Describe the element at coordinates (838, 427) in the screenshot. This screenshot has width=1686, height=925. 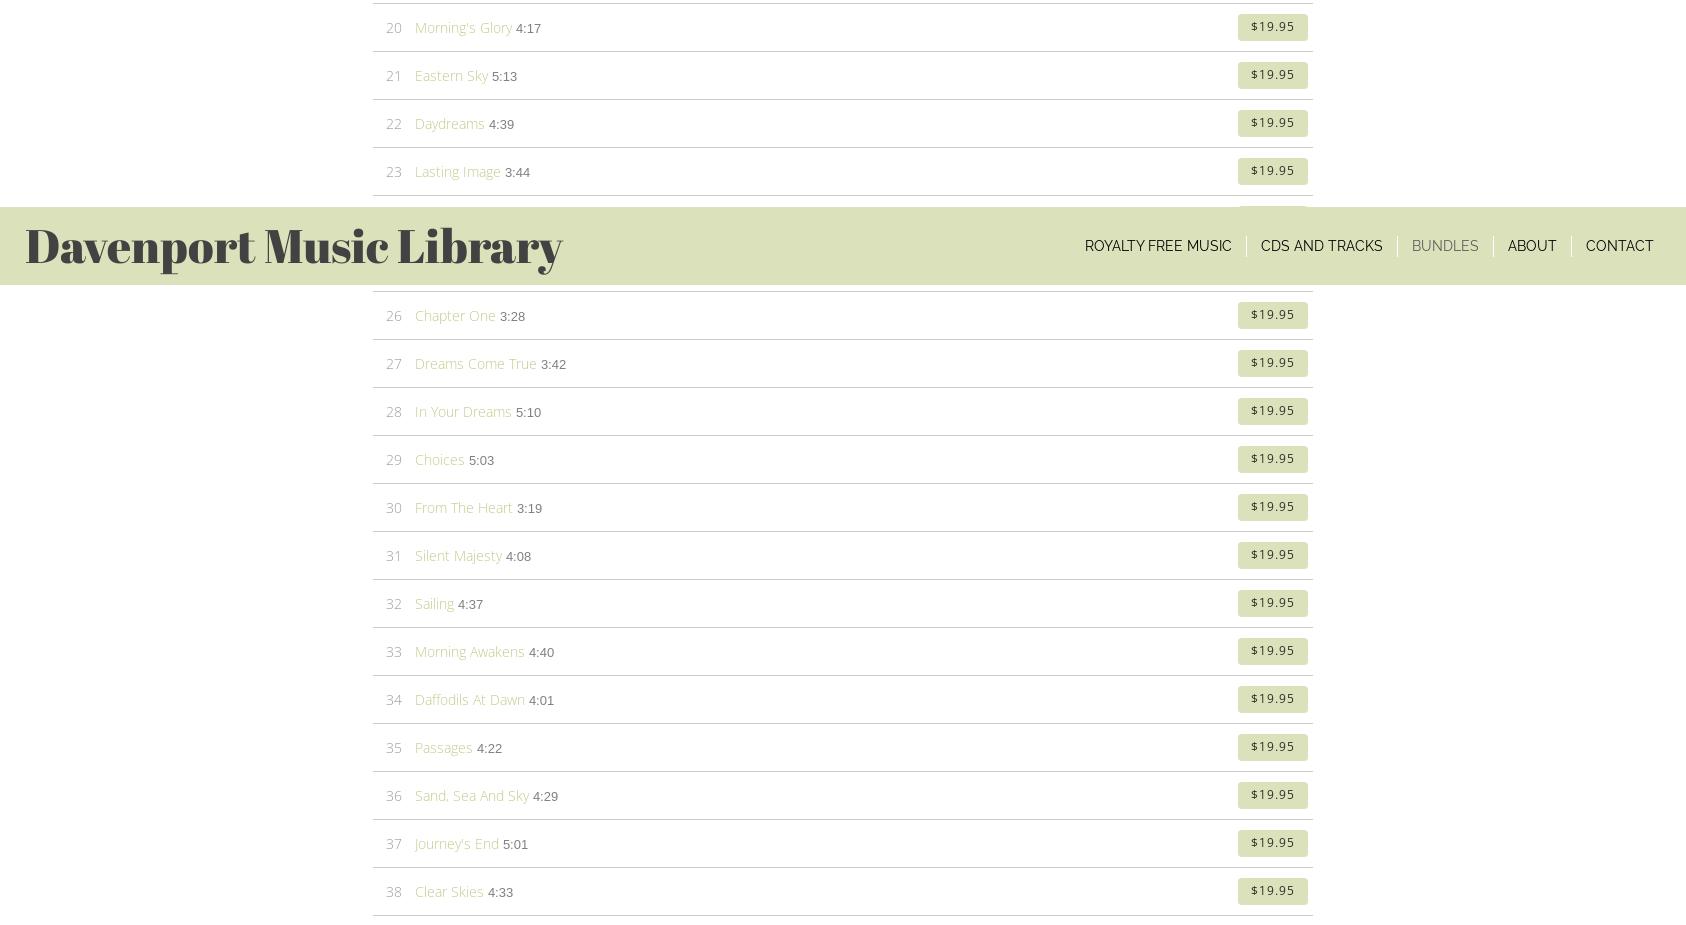
I see `'Review all tracks below. A download link will be received after order processing. If CDs are to be received, shipping information will sent by email.'` at that location.